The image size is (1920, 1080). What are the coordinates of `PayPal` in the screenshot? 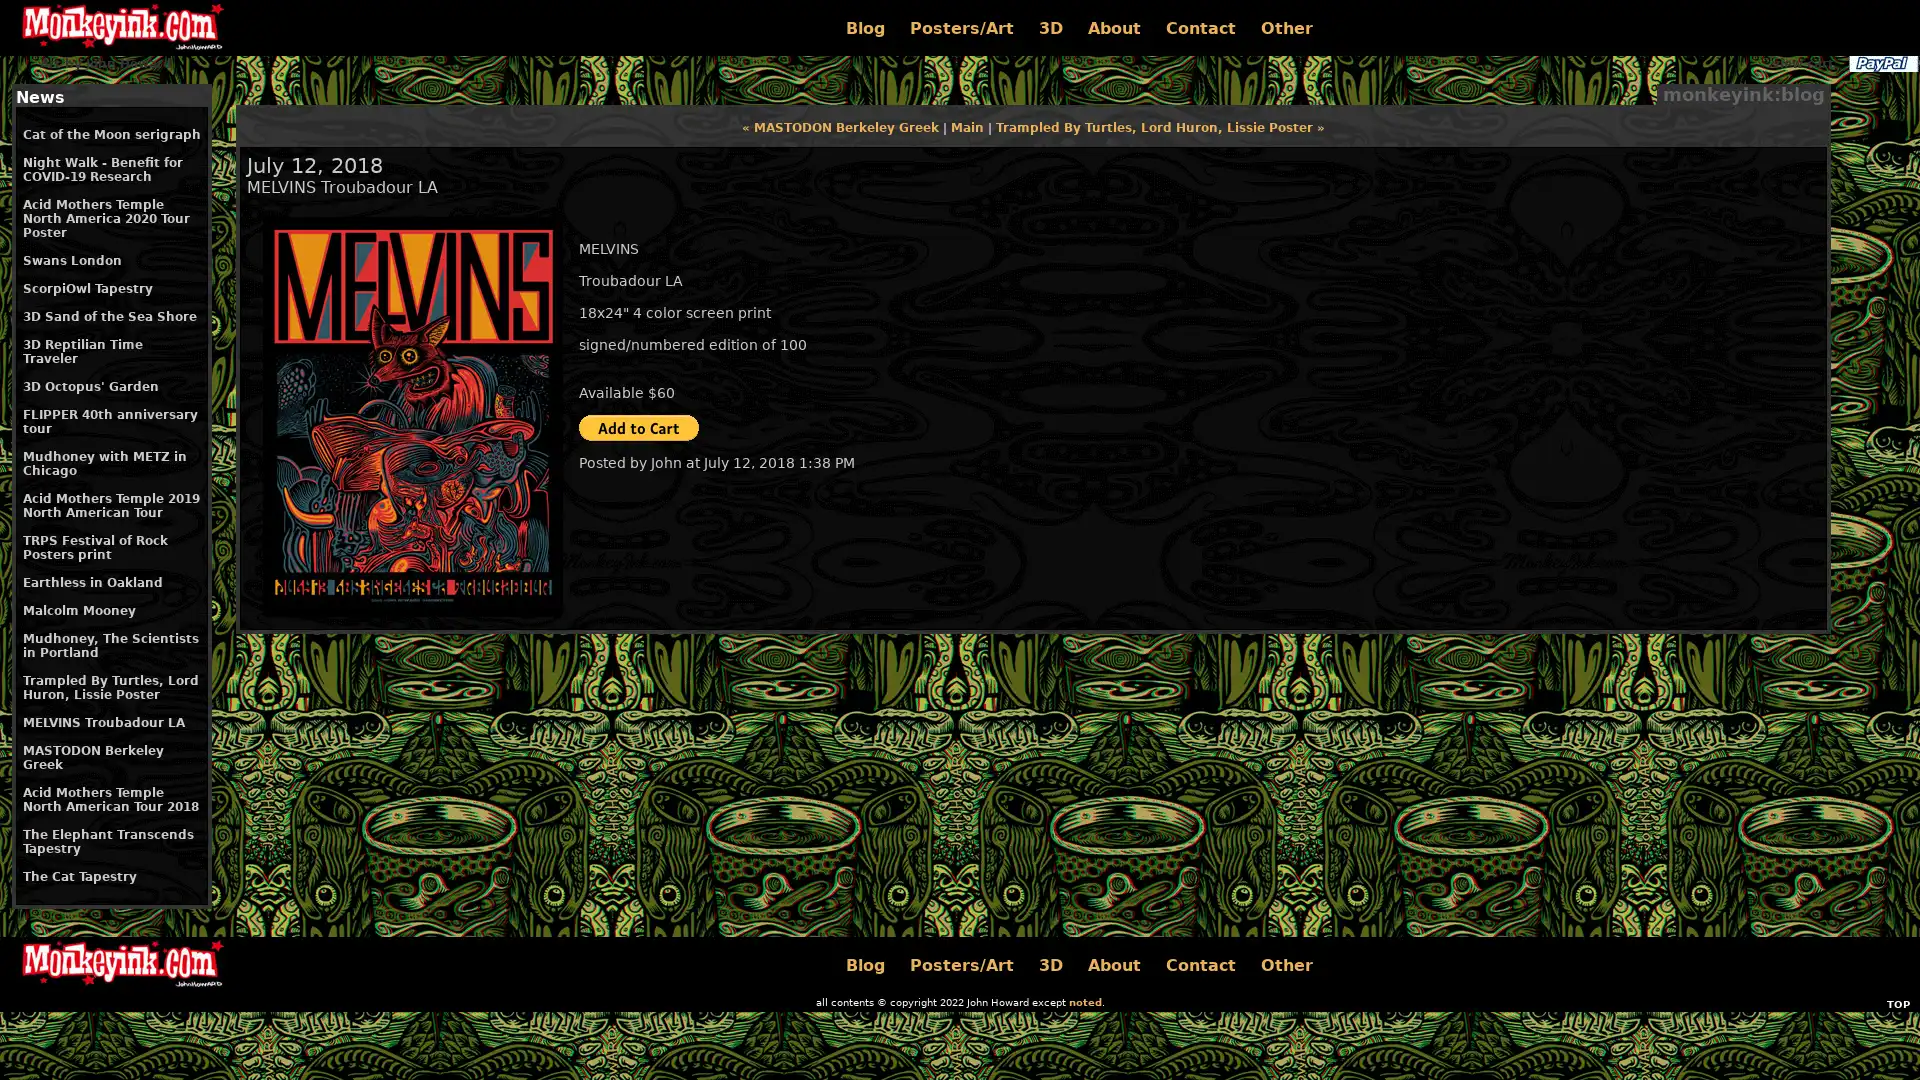 It's located at (1881, 63).